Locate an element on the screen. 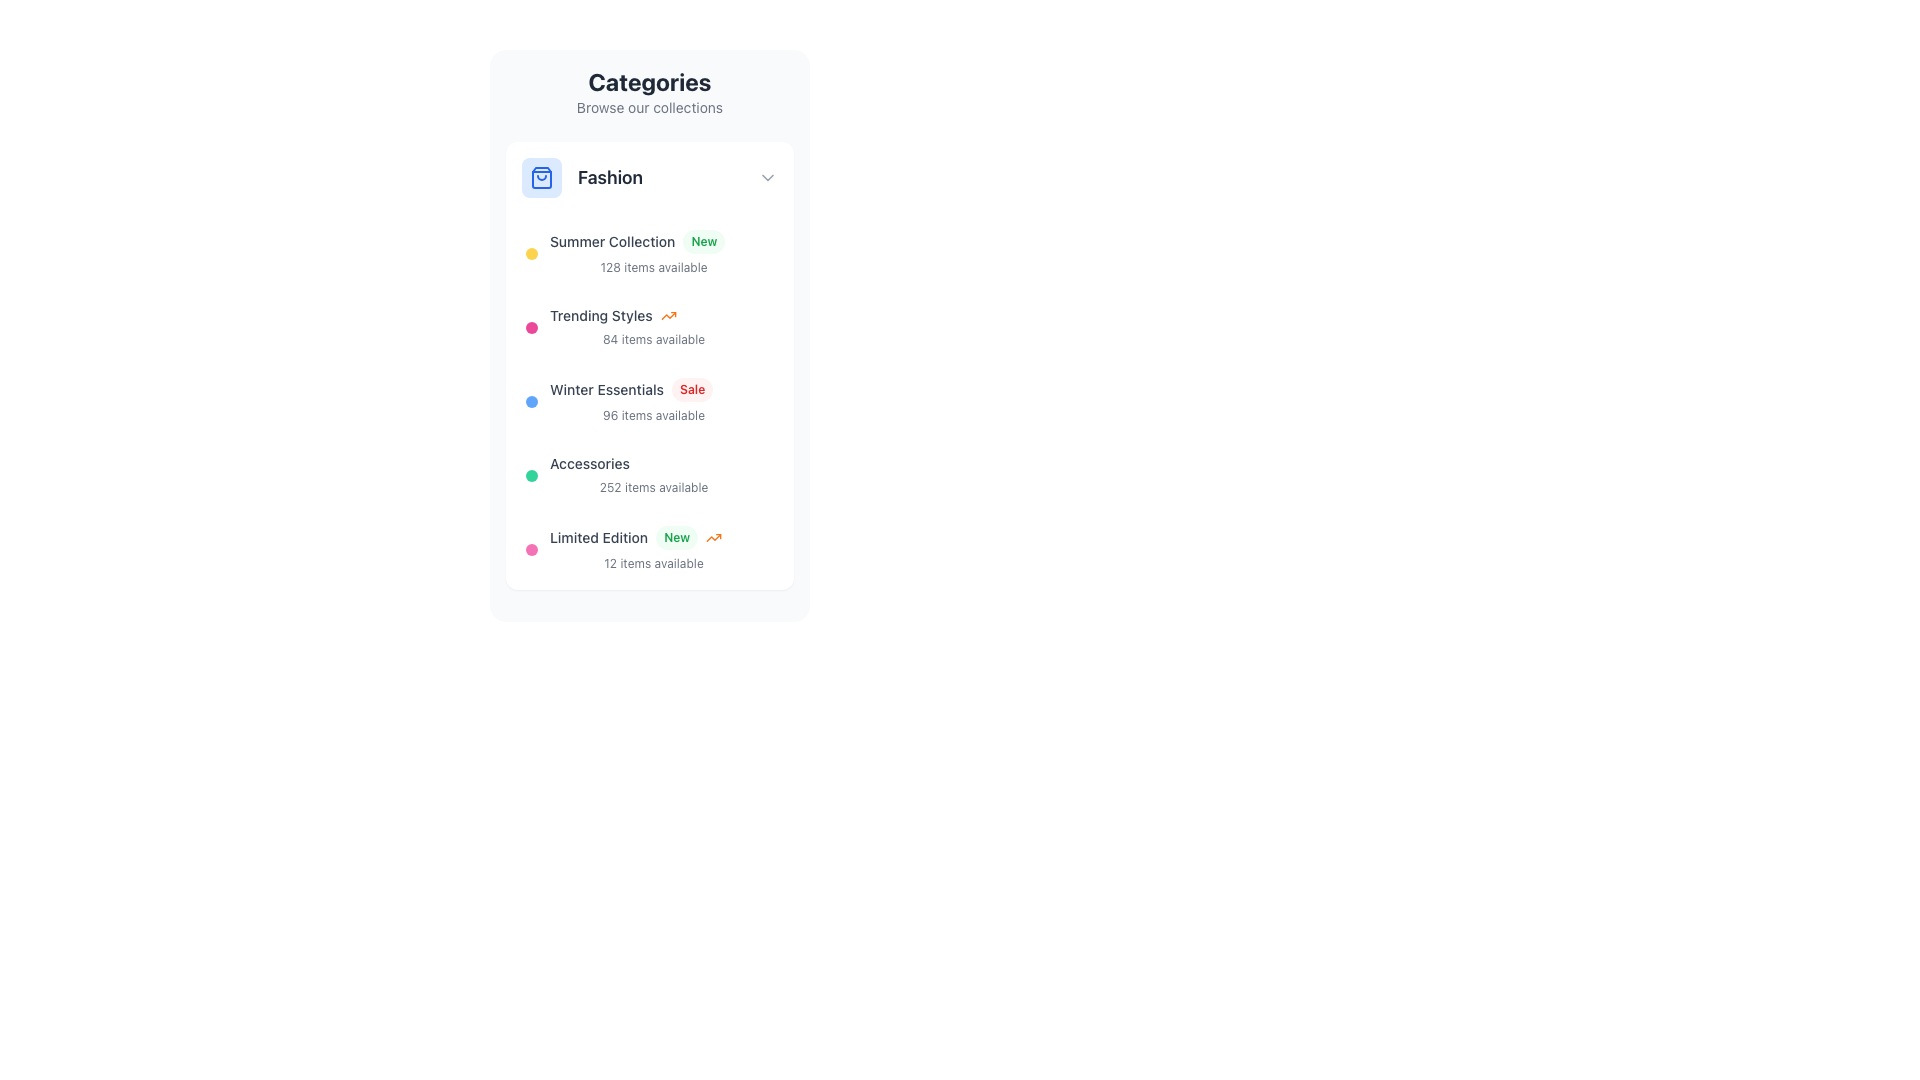 The height and width of the screenshot is (1080, 1920). the text label that reads 'Browse our collections', which is styled in gray and positioned below the 'Categories' heading is located at coordinates (649, 108).